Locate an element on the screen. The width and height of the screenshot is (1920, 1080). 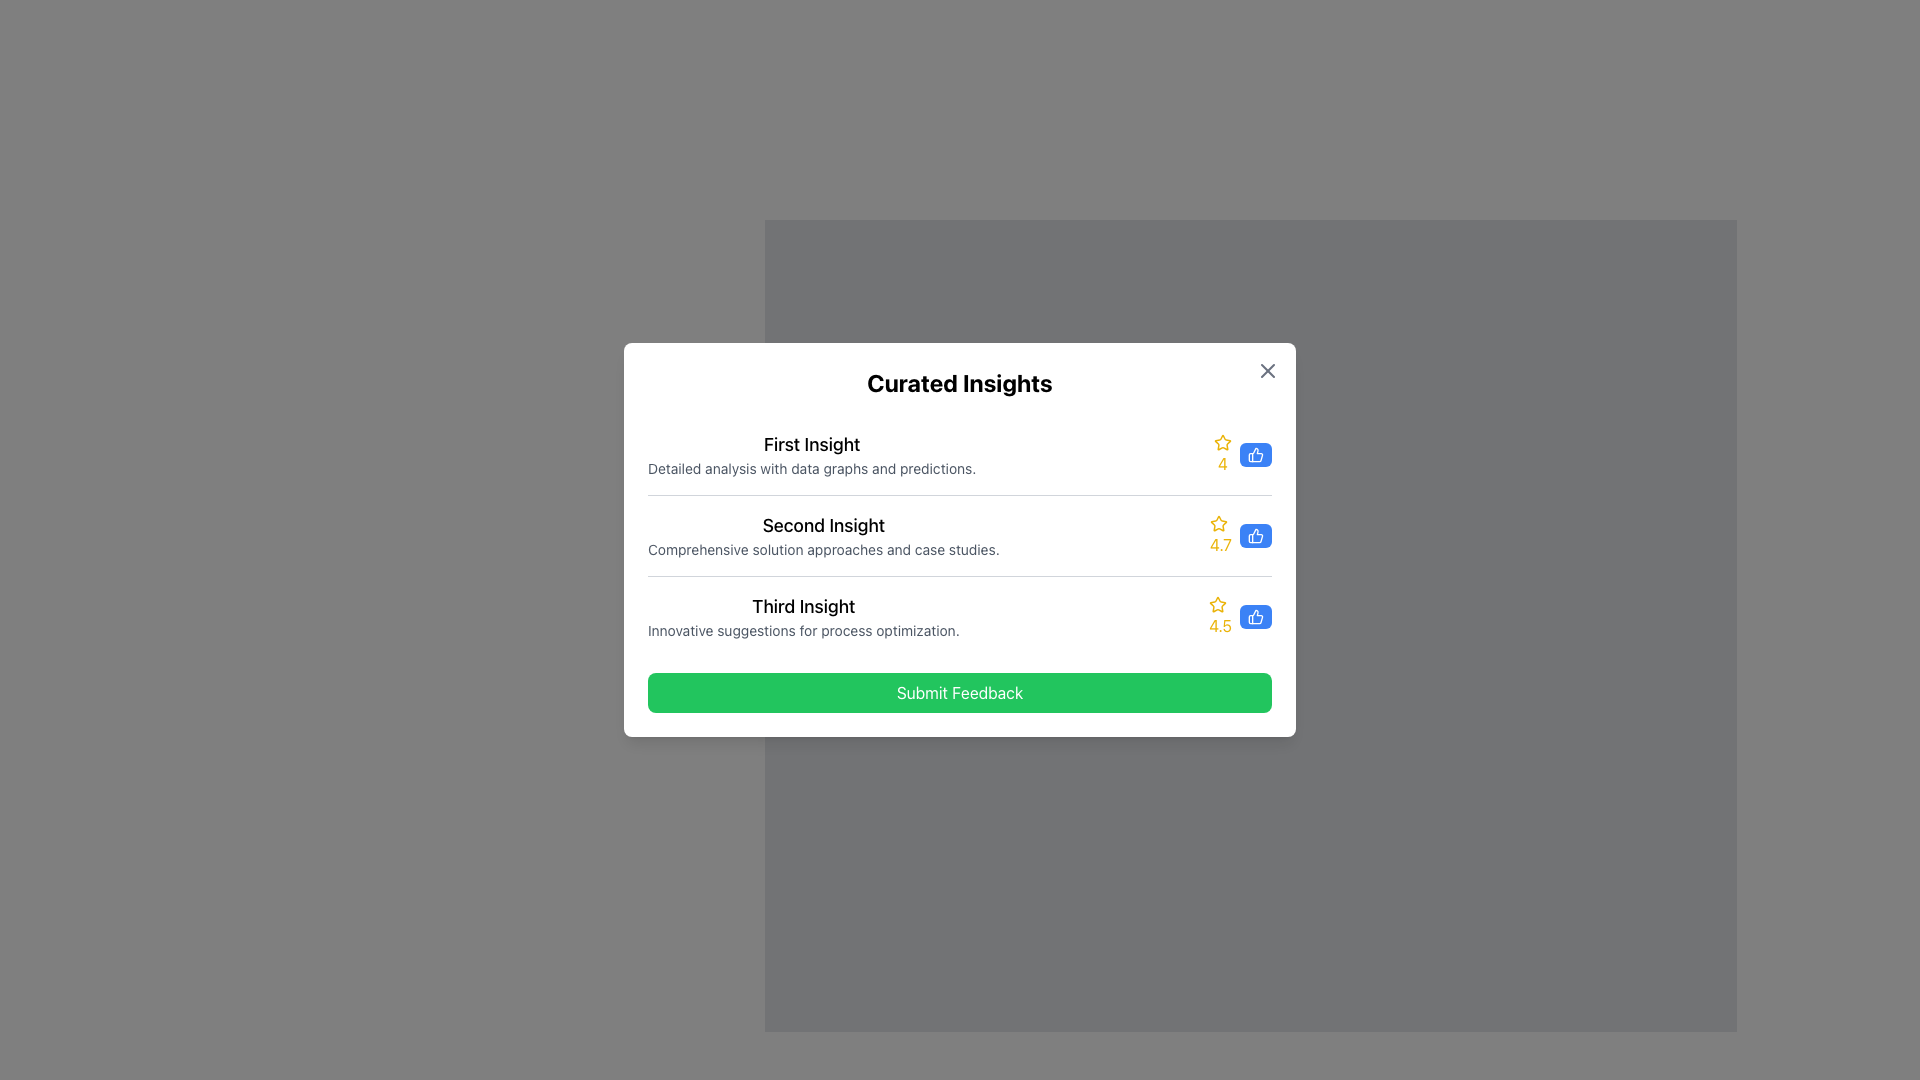
the rating icon for the 'Third Insight' located in the third list item of the 'Curated Insights' modal, which displays a rating of '4.5' is located at coordinates (1217, 604).